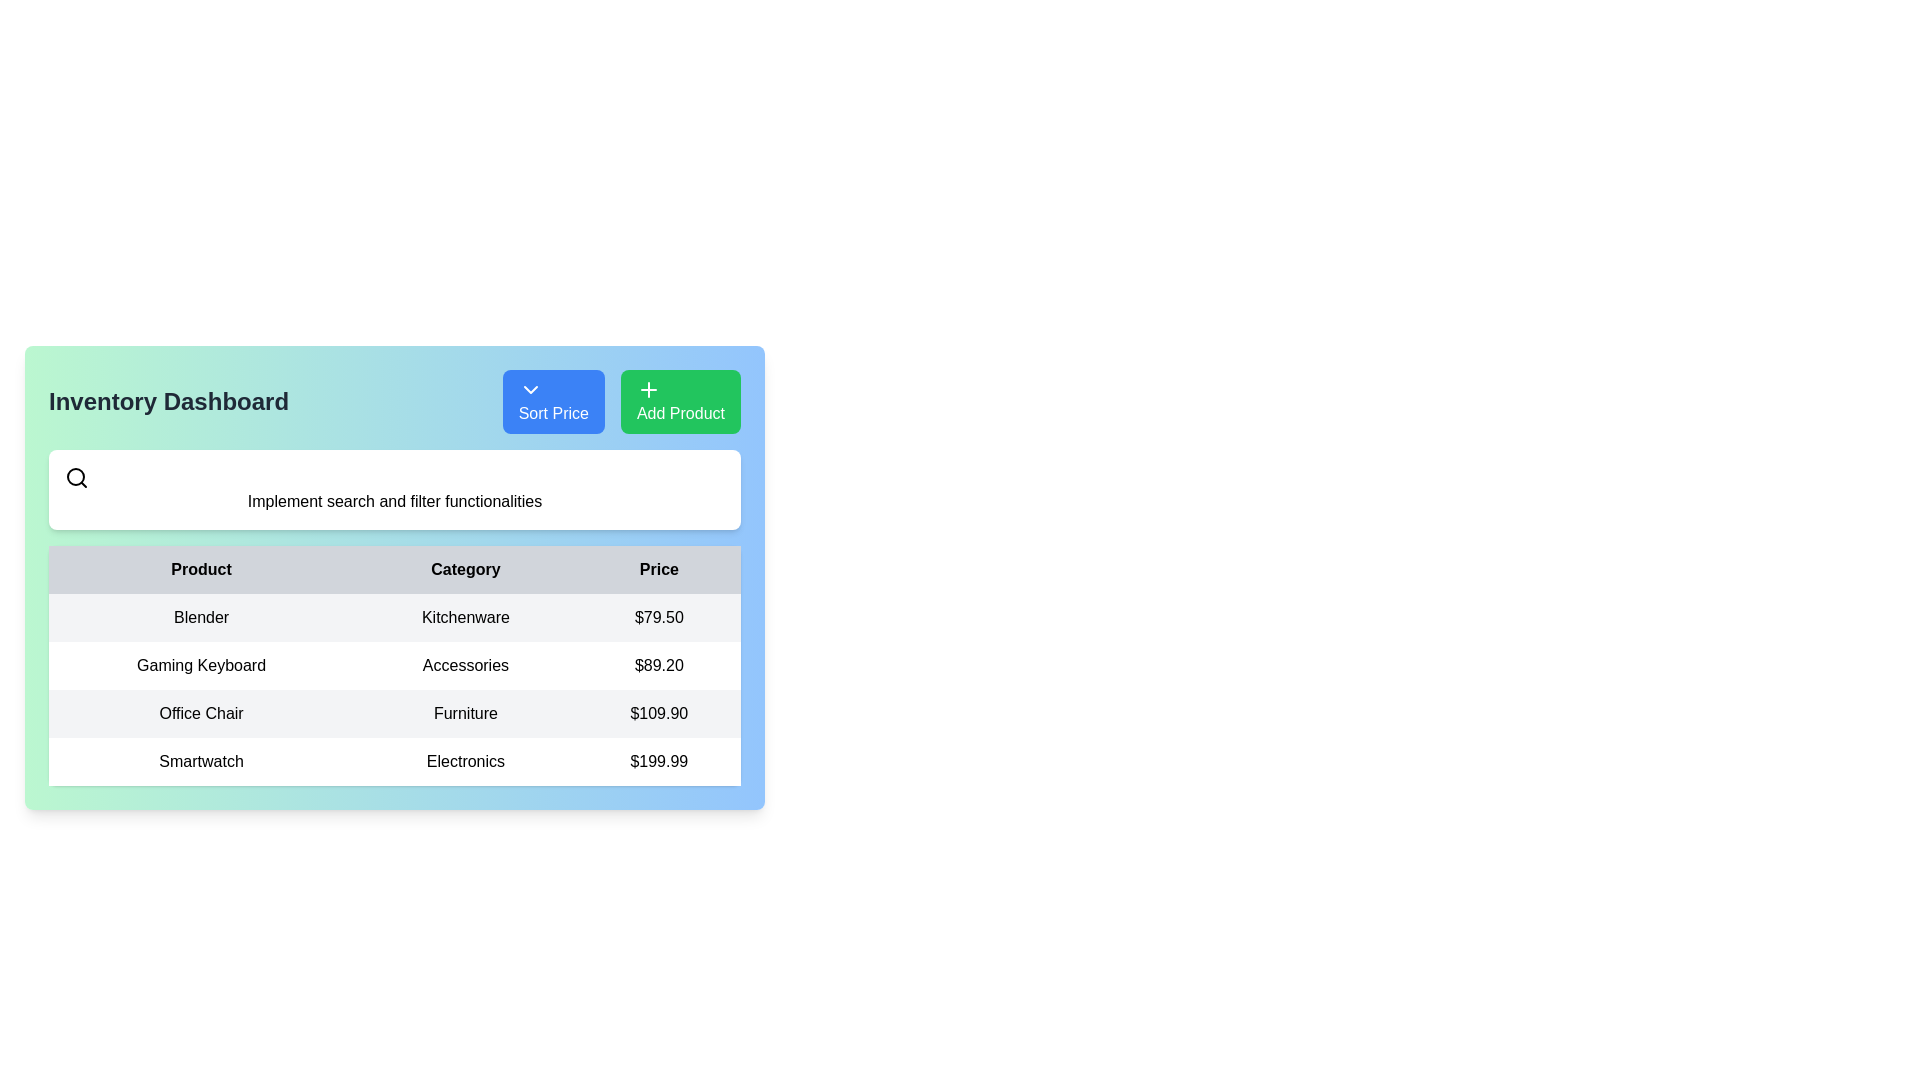 The height and width of the screenshot is (1080, 1920). Describe the element at coordinates (648, 389) in the screenshot. I see `the small green-colored plus icon located in the top-right corner of the 'Add Product' button` at that location.